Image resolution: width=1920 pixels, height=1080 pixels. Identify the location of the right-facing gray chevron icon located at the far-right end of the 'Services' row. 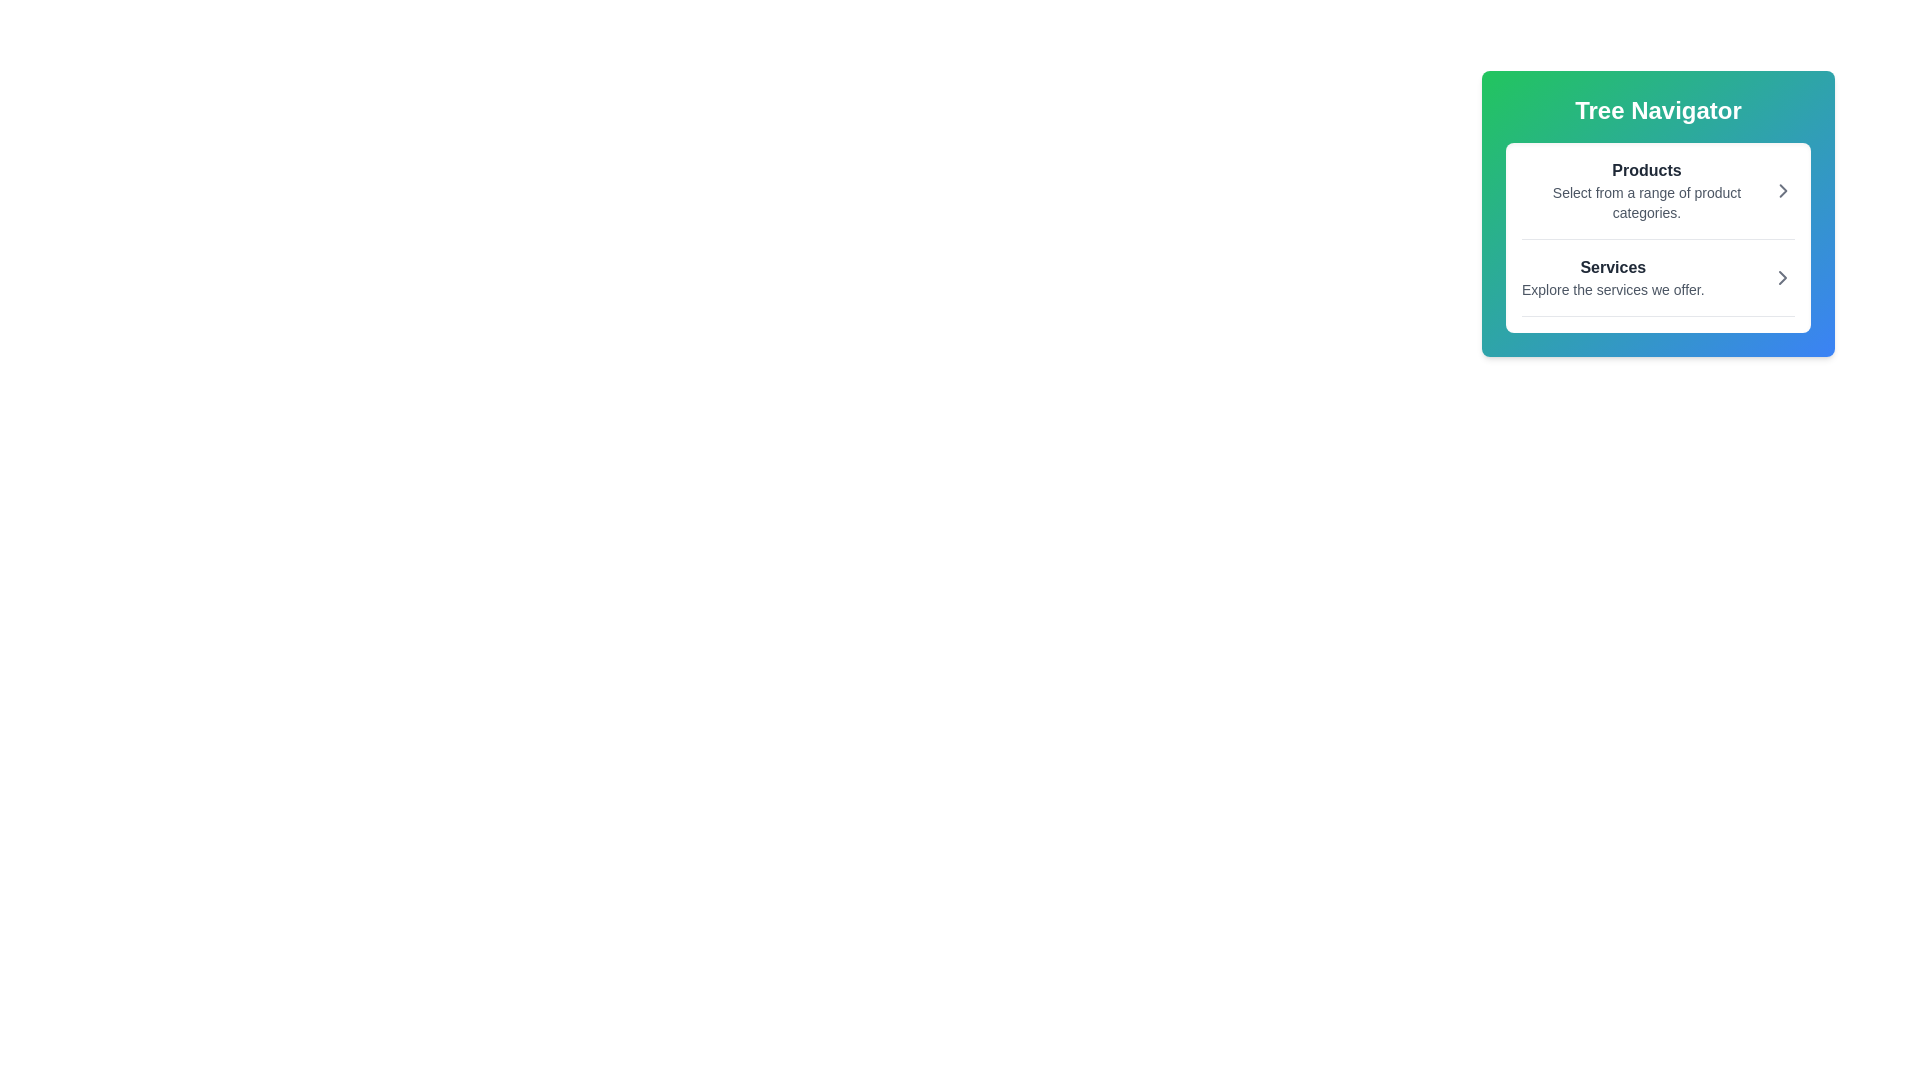
(1782, 277).